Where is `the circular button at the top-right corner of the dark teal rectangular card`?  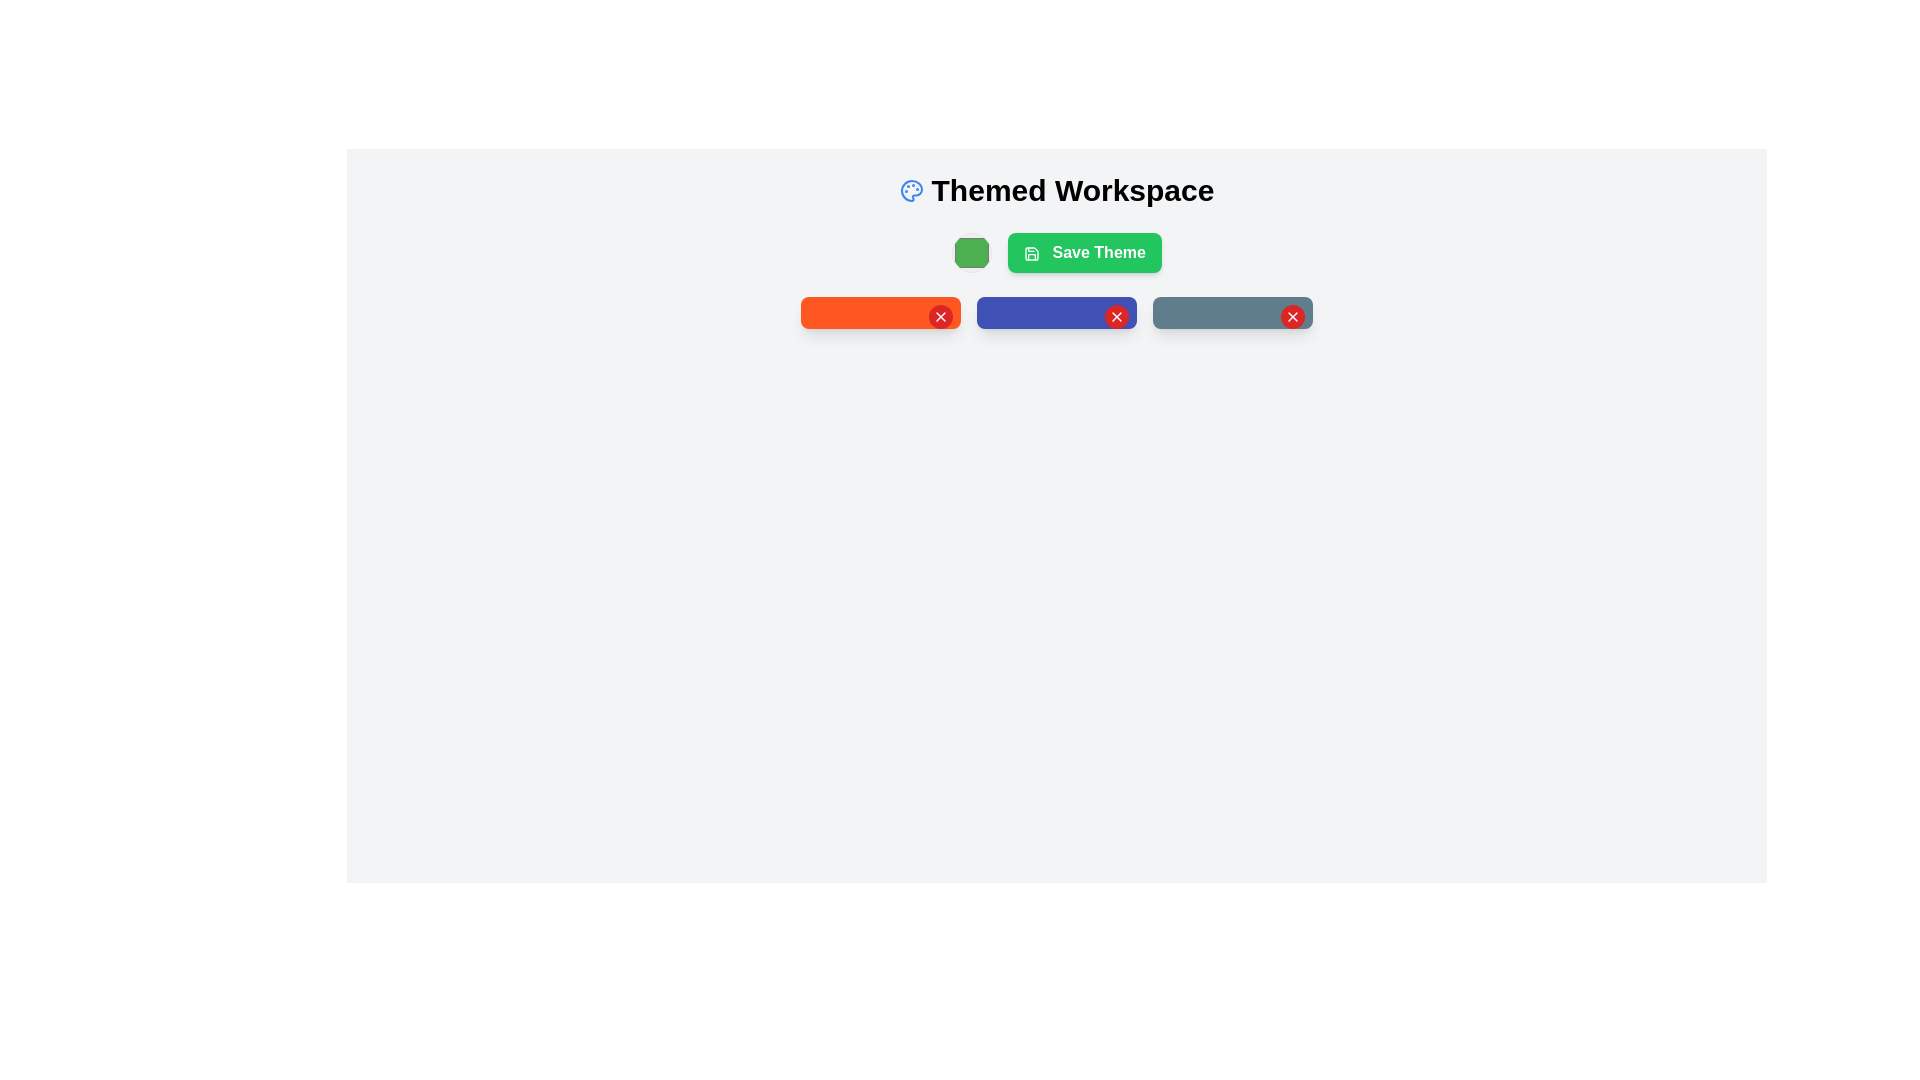
the circular button at the top-right corner of the dark teal rectangular card is located at coordinates (1292, 315).